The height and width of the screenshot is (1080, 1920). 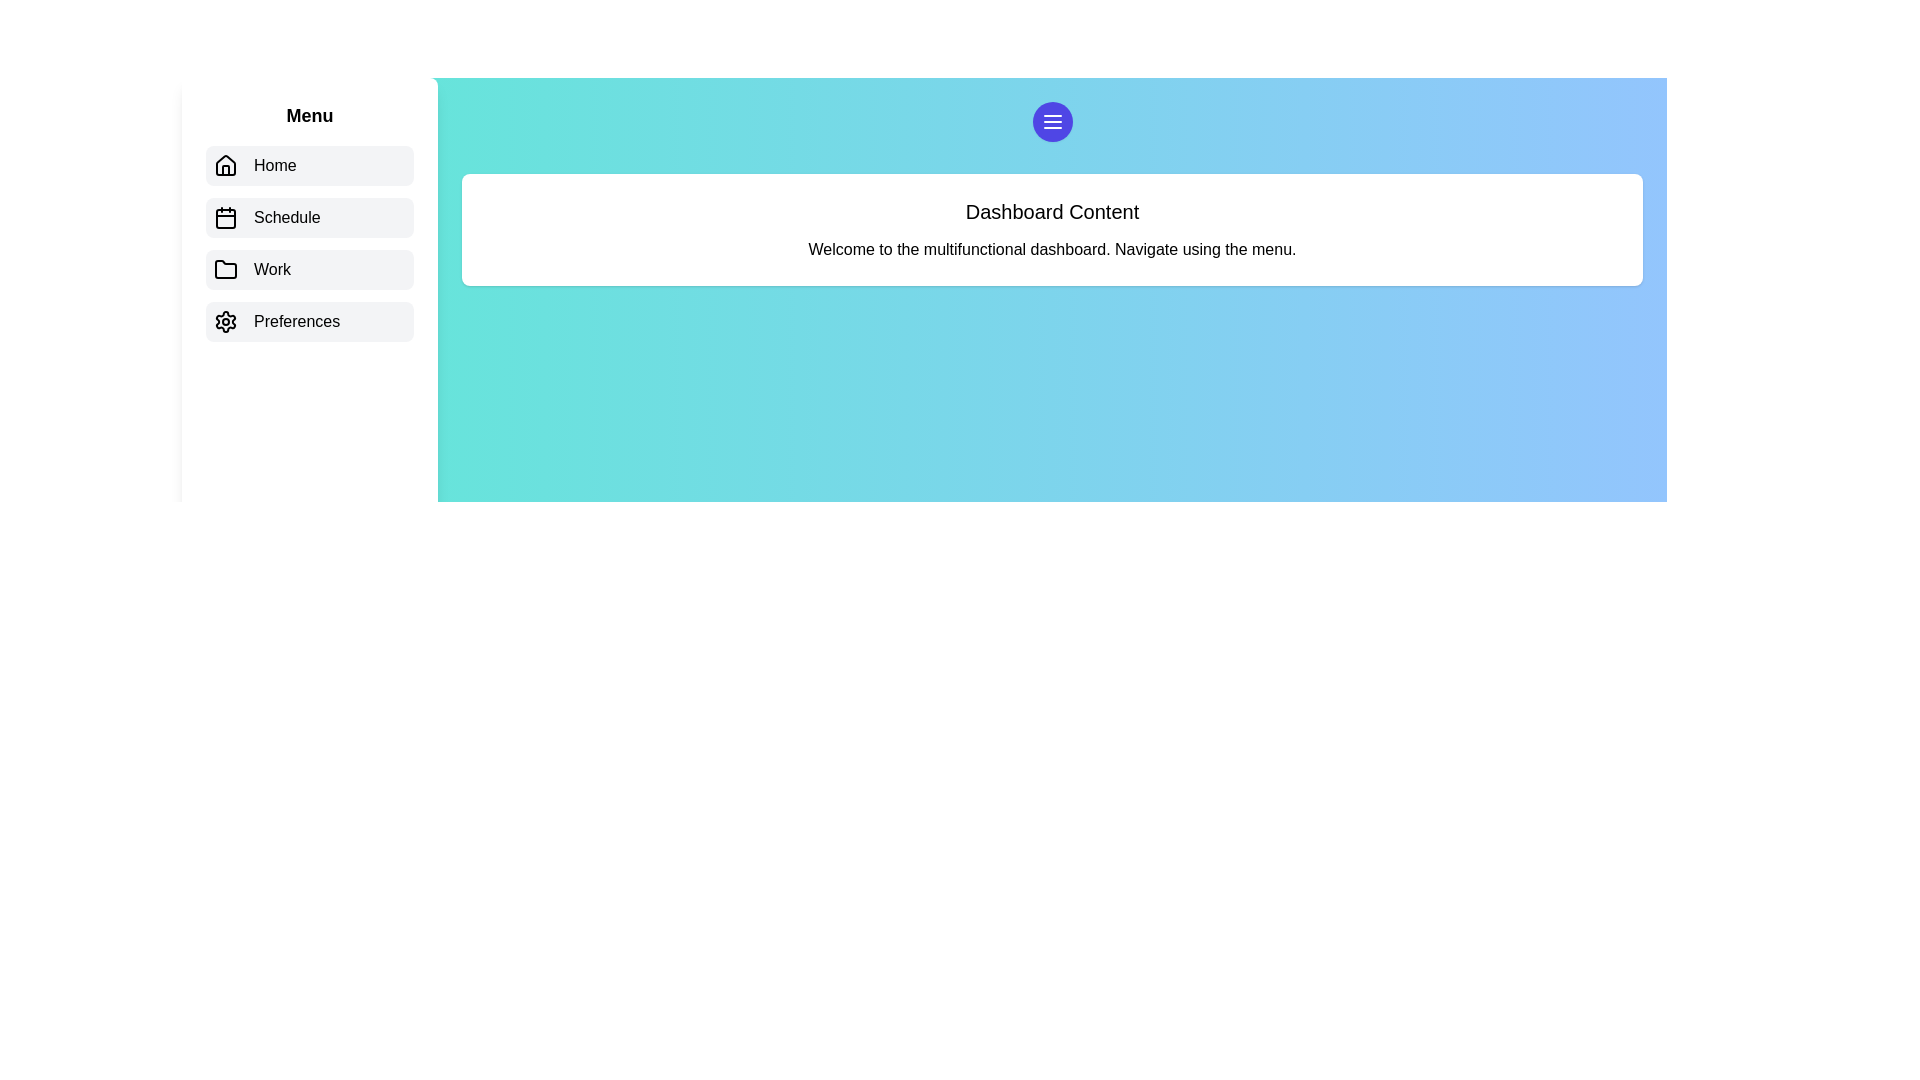 I want to click on the menu button to toggle the menu visibility, so click(x=1051, y=122).